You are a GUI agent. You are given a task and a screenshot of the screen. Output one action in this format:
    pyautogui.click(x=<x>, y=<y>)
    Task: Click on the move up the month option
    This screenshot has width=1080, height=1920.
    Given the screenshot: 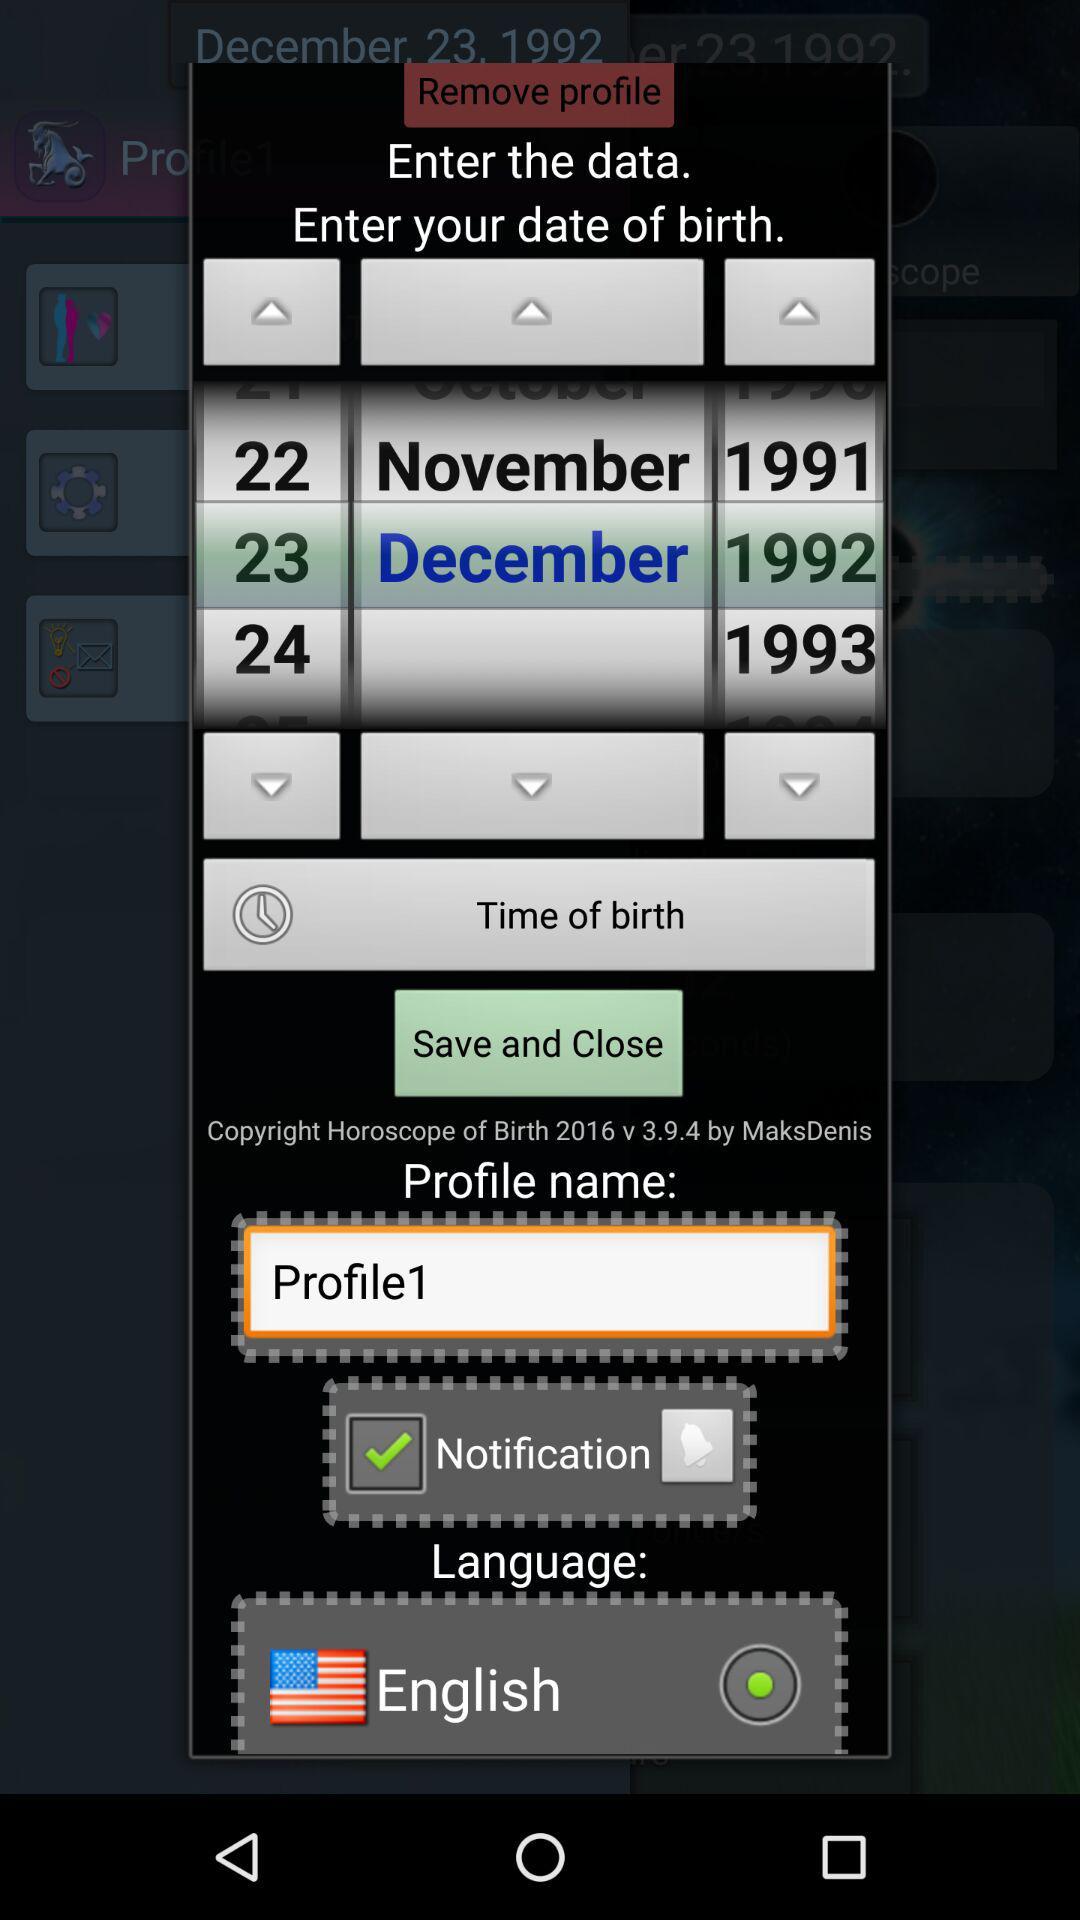 What is the action you would take?
    pyautogui.click(x=531, y=316)
    